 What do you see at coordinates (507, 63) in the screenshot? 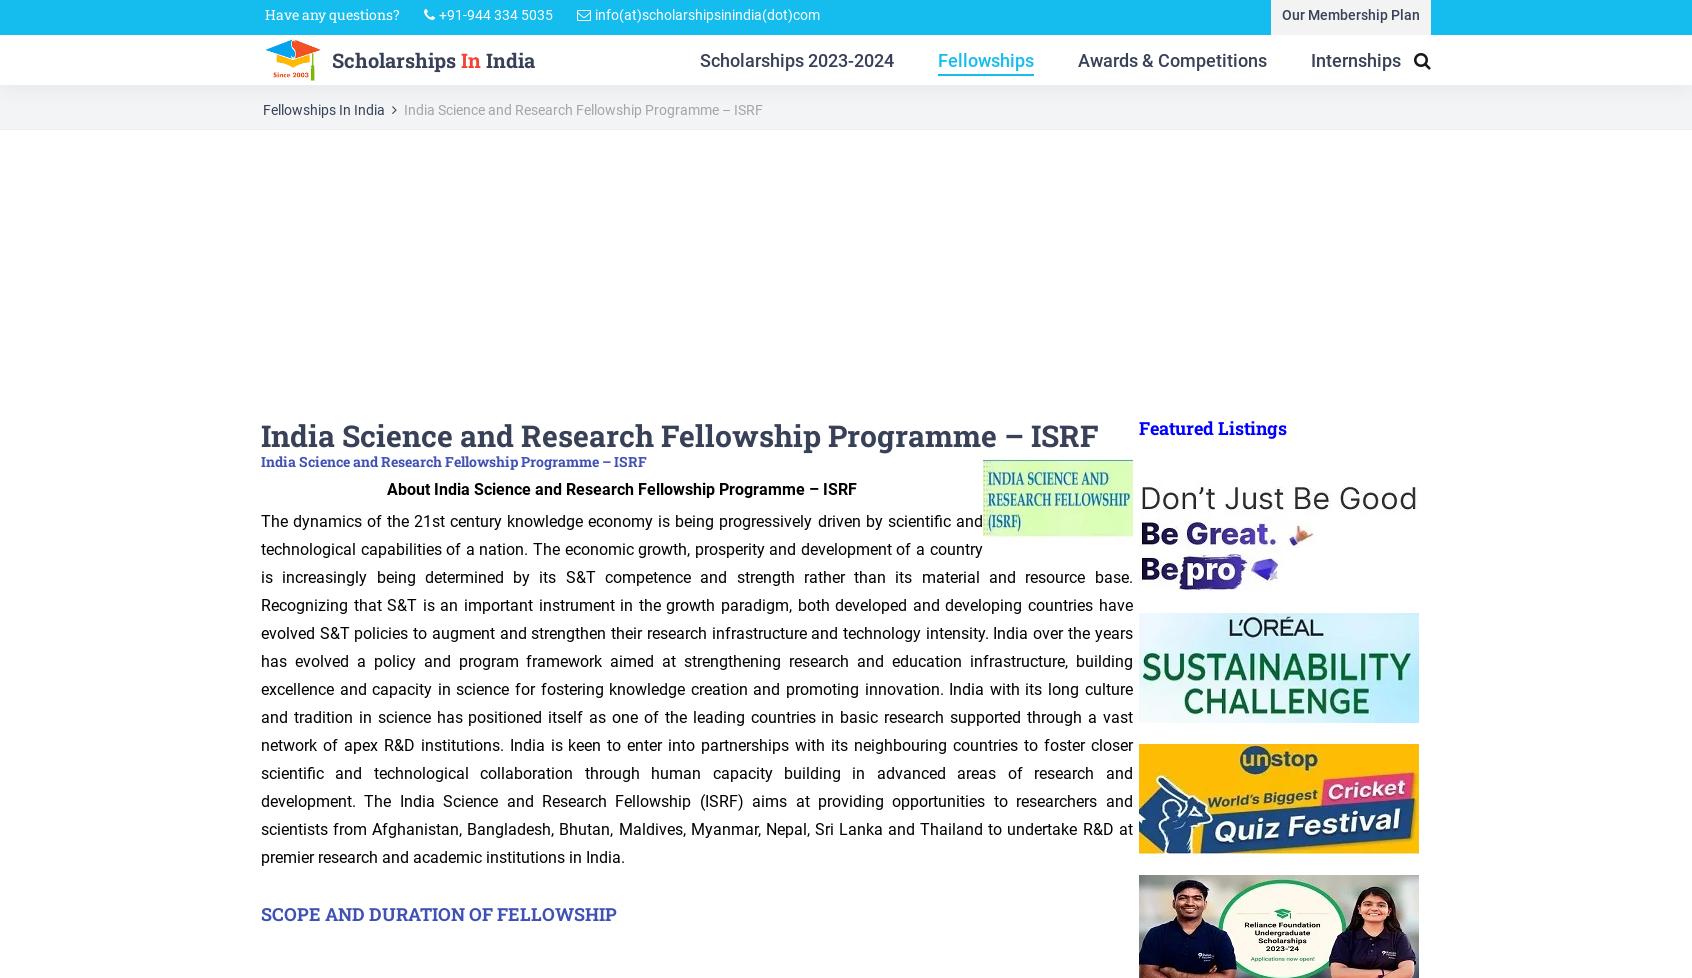
I see `'India'` at bounding box center [507, 63].